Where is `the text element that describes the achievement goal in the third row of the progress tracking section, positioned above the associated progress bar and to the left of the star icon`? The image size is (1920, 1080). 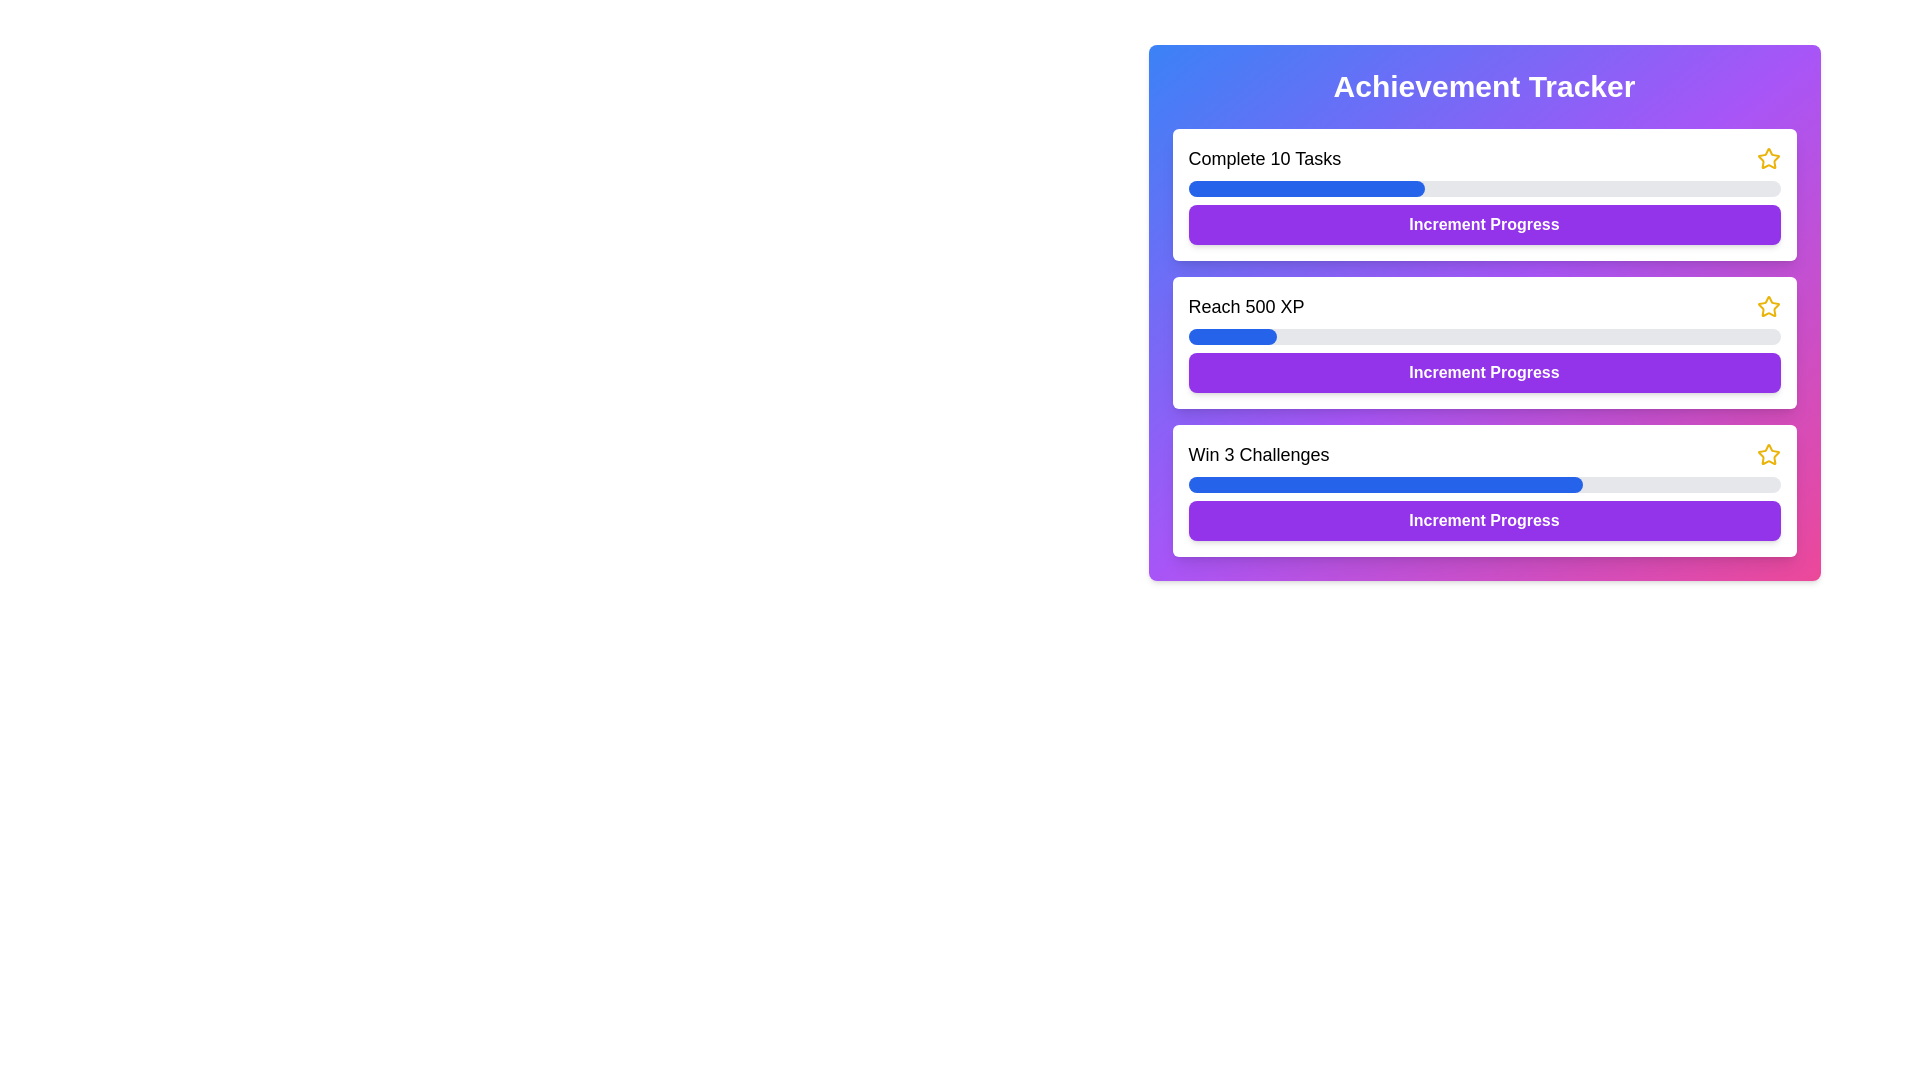 the text element that describes the achievement goal in the third row of the progress tracking section, positioned above the associated progress bar and to the left of the star icon is located at coordinates (1257, 455).